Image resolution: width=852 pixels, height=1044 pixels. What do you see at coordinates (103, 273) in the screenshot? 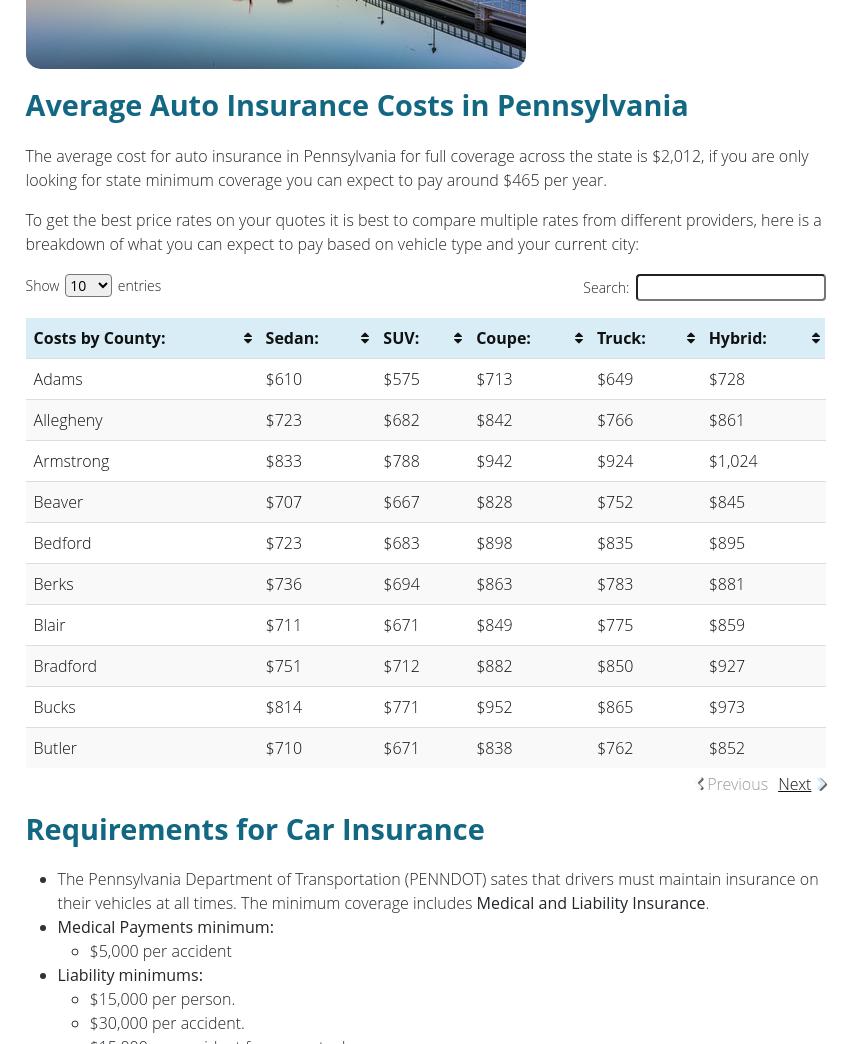
I see `'www.dmv.state.pa.us'` at bounding box center [103, 273].